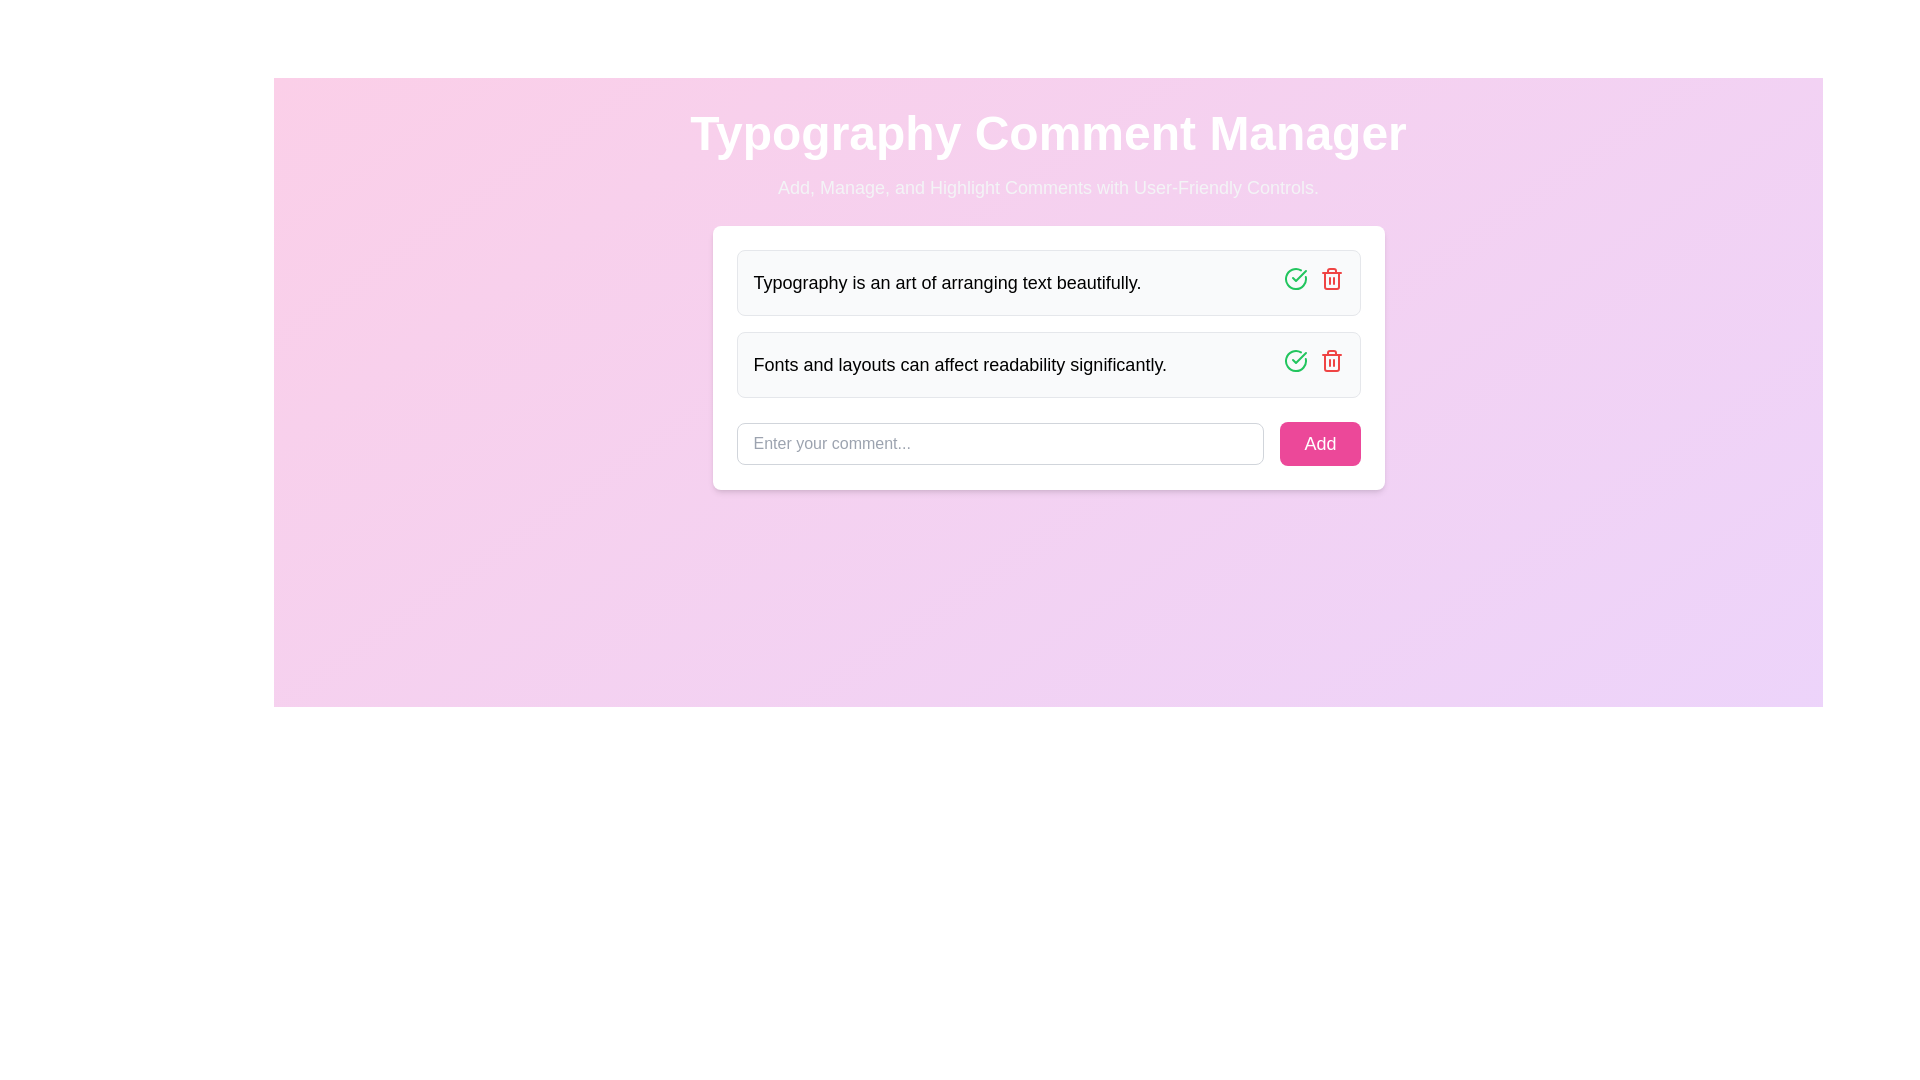 Image resolution: width=1920 pixels, height=1080 pixels. Describe the element at coordinates (1331, 361) in the screenshot. I see `the red trash can icon in the comment management panel` at that location.